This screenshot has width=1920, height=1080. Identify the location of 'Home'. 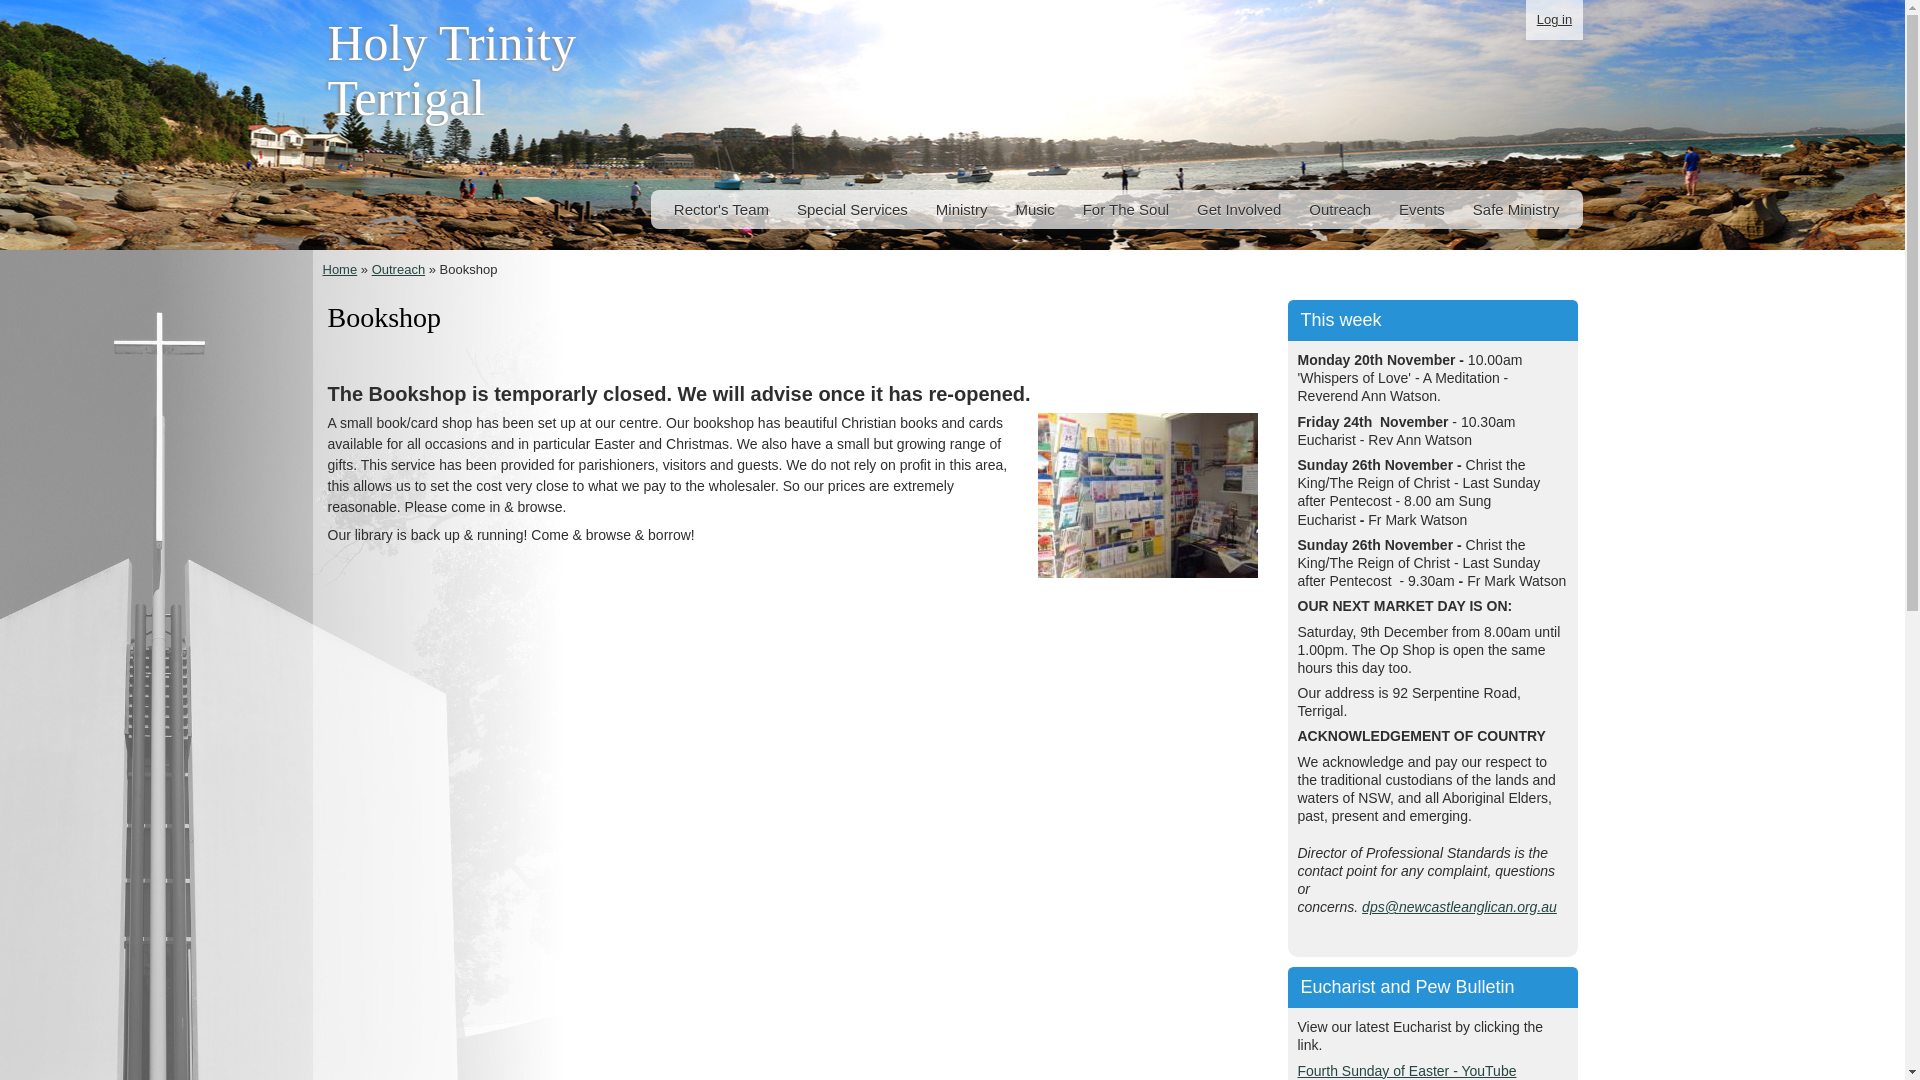
(339, 268).